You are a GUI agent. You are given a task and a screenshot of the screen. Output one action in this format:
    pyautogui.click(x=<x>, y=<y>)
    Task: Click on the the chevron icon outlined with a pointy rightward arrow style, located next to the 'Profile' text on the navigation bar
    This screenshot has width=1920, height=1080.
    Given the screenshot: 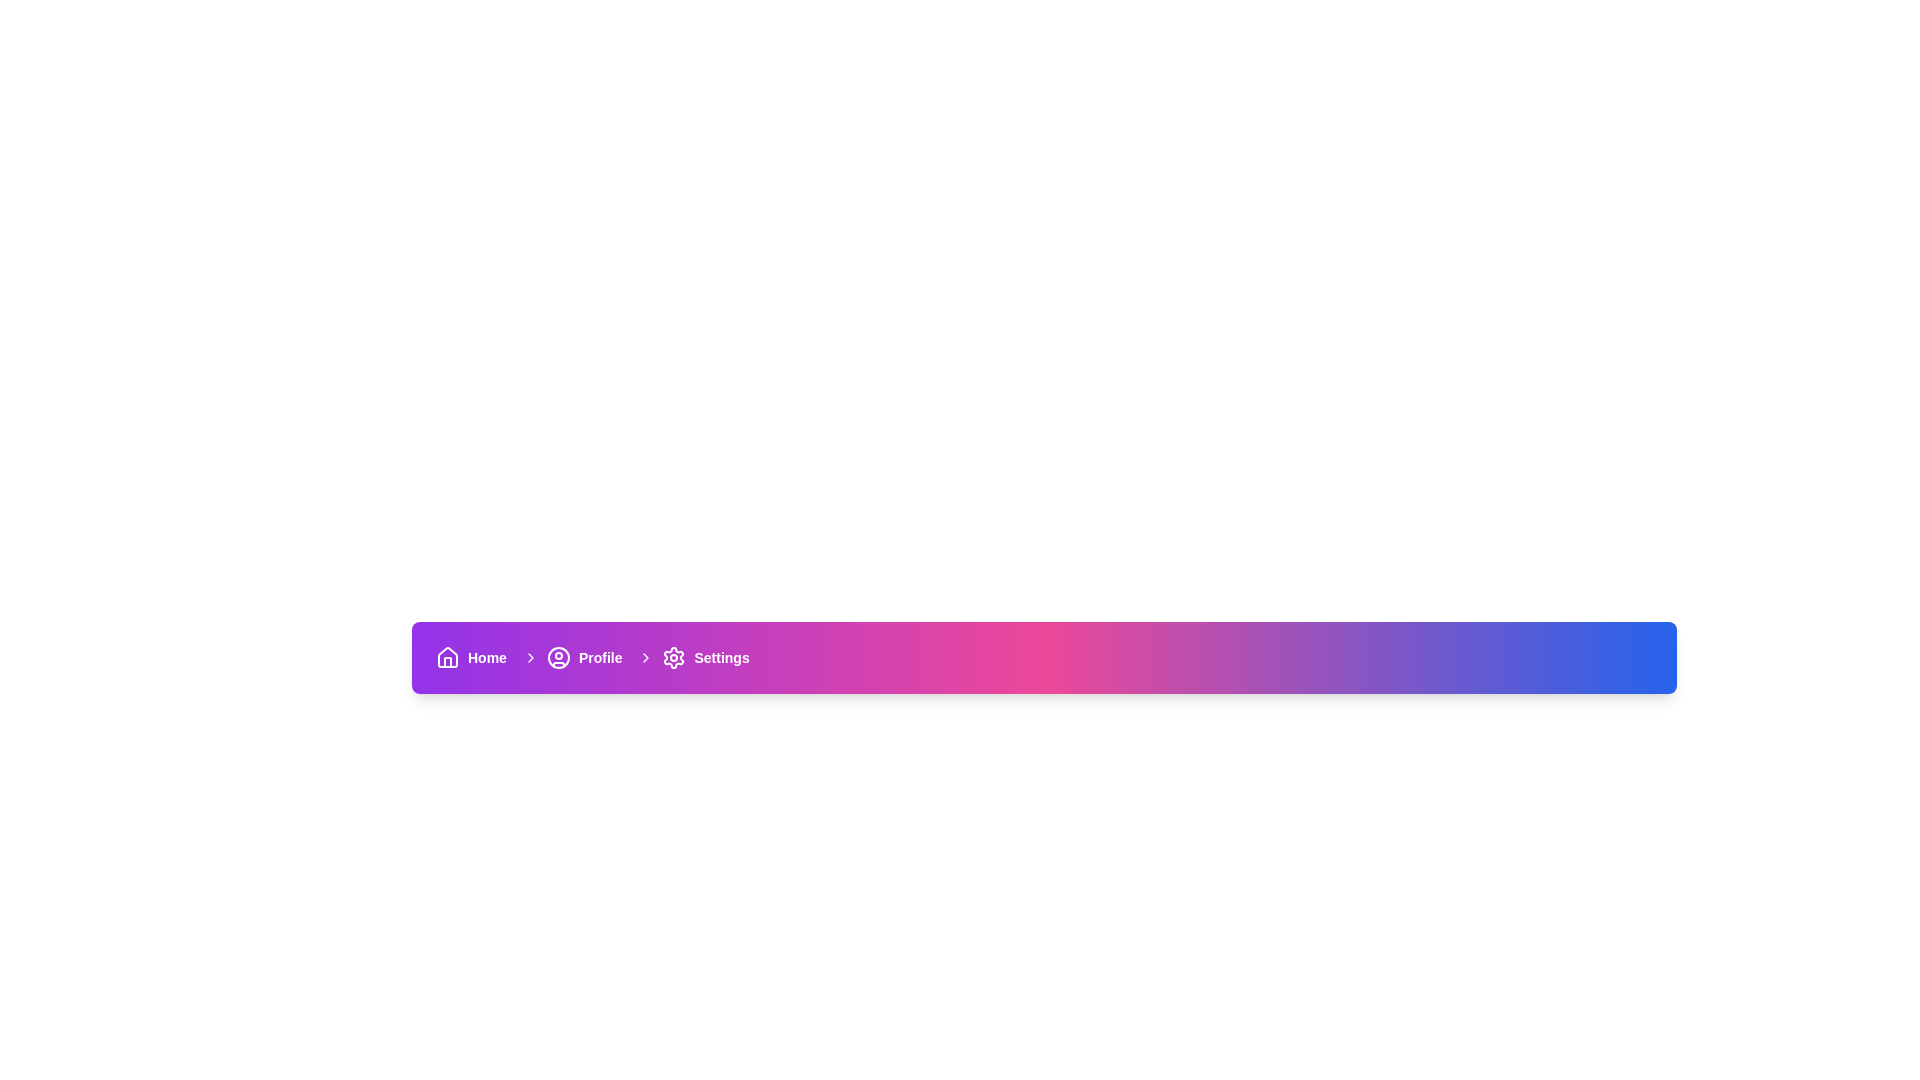 What is the action you would take?
    pyautogui.click(x=530, y=658)
    